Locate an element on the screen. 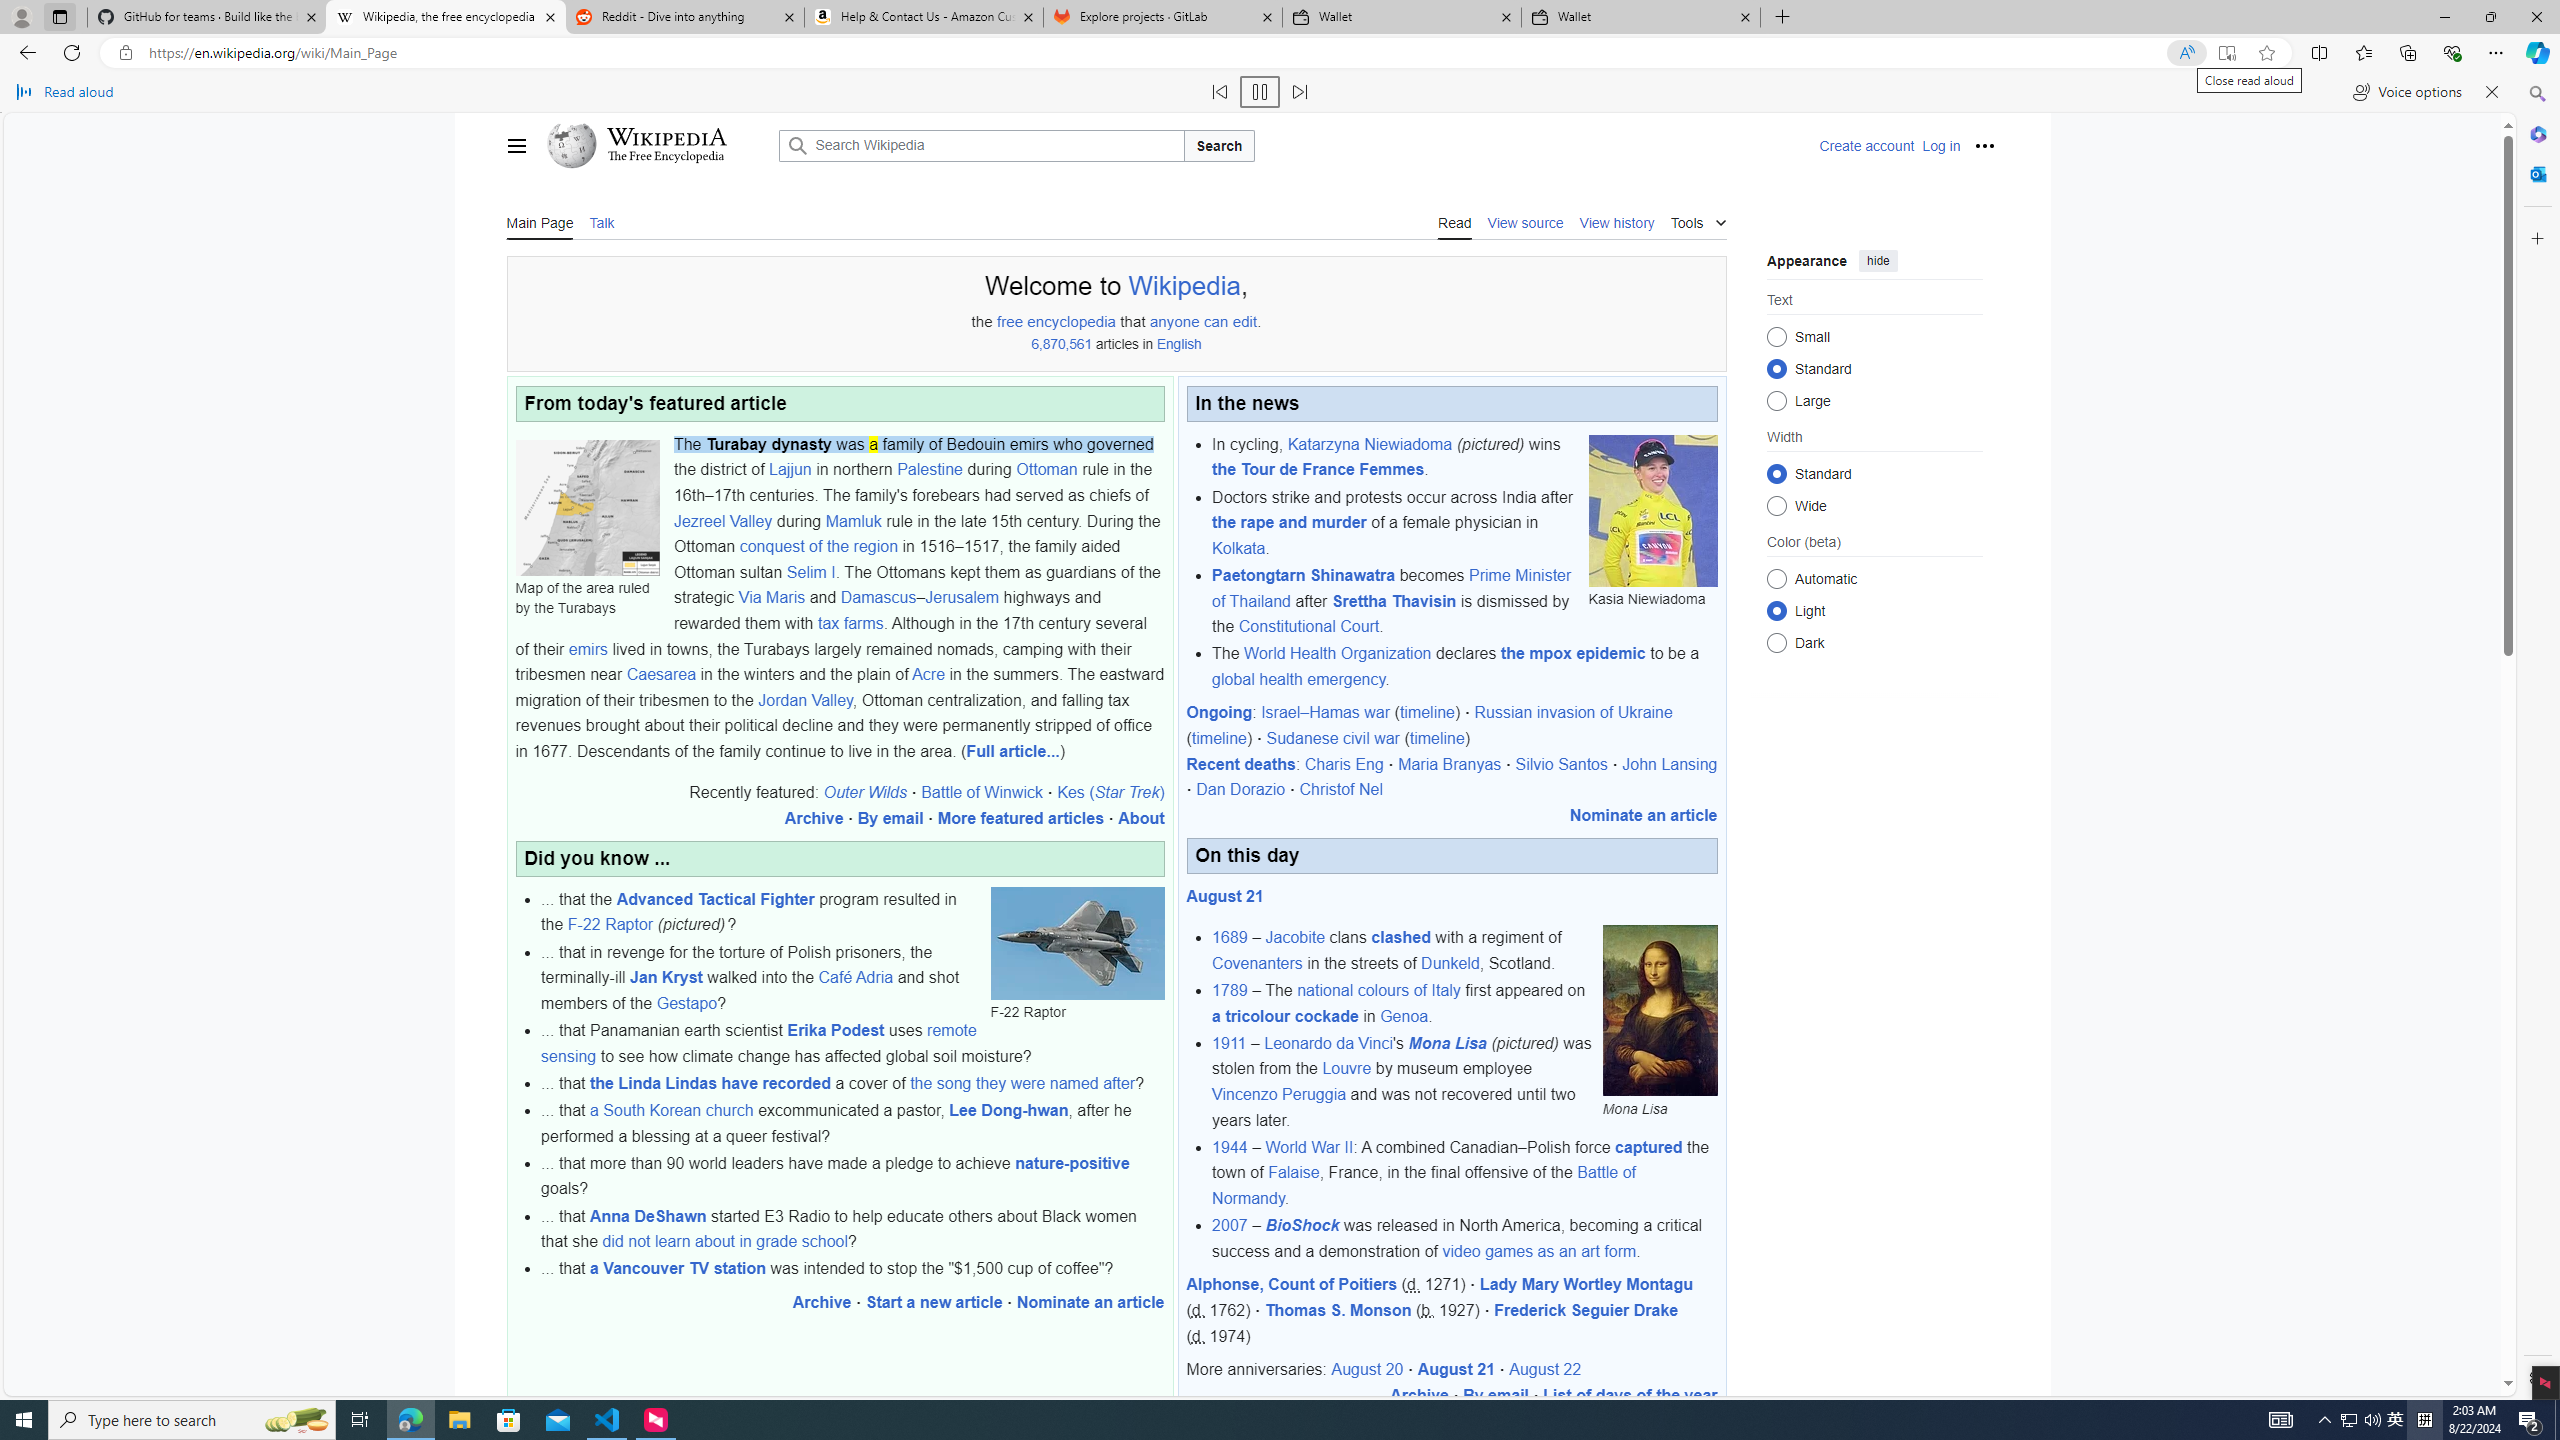  'August 22' is located at coordinates (1544, 1370).